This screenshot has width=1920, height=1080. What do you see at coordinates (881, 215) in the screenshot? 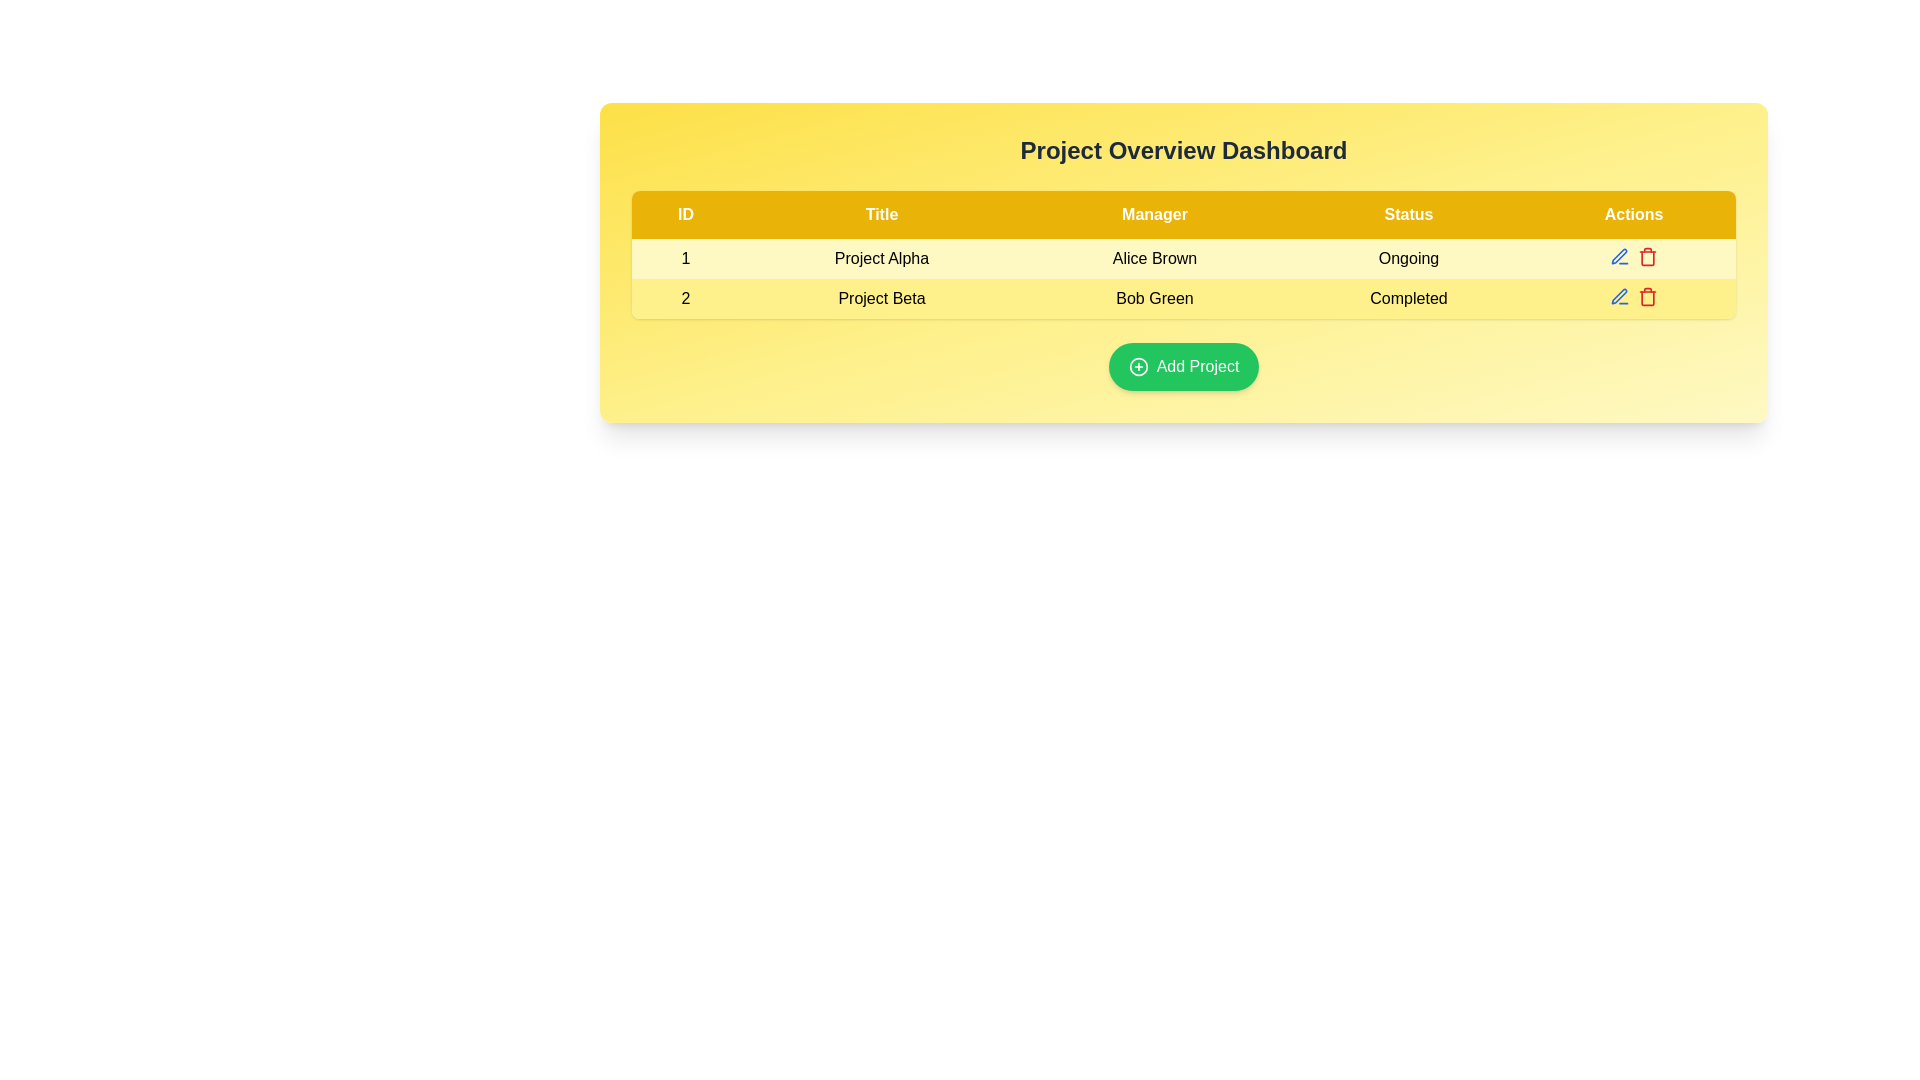
I see `the header cell for the 'Title' column in the table, located between the 'ID' and 'Manager' columns` at bounding box center [881, 215].